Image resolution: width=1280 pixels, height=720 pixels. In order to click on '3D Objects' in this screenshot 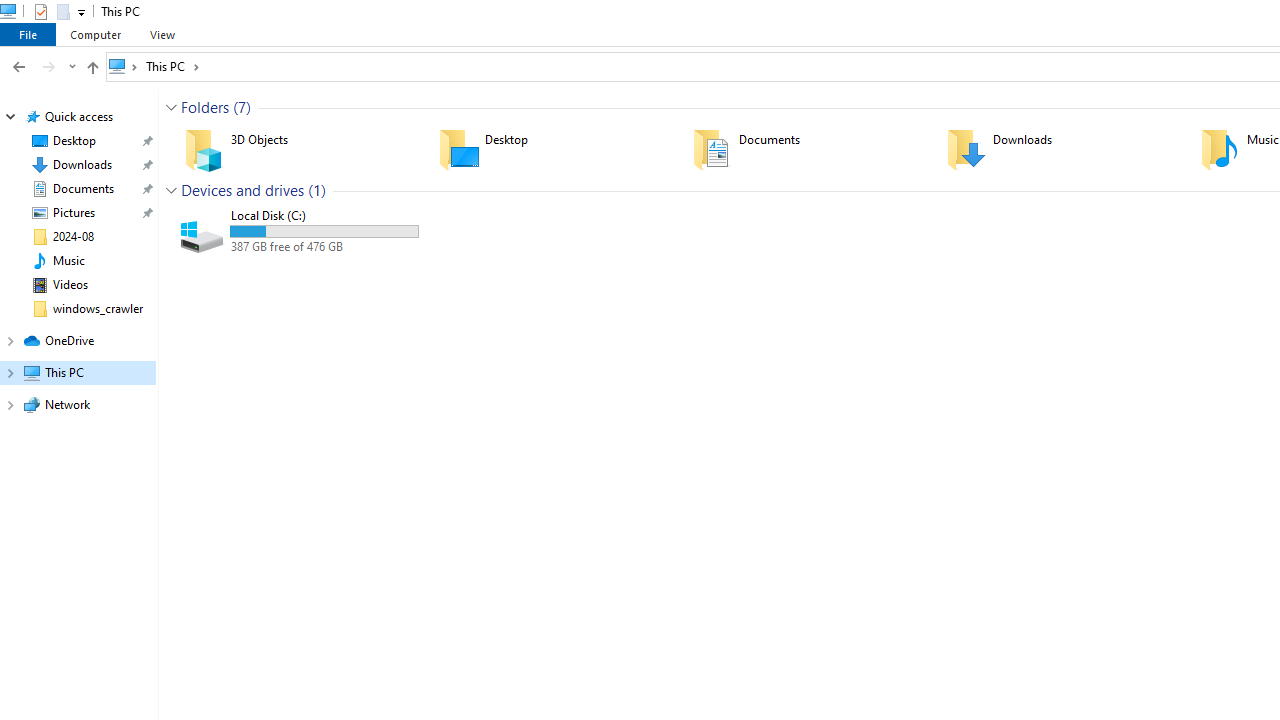, I will do `click(297, 148)`.